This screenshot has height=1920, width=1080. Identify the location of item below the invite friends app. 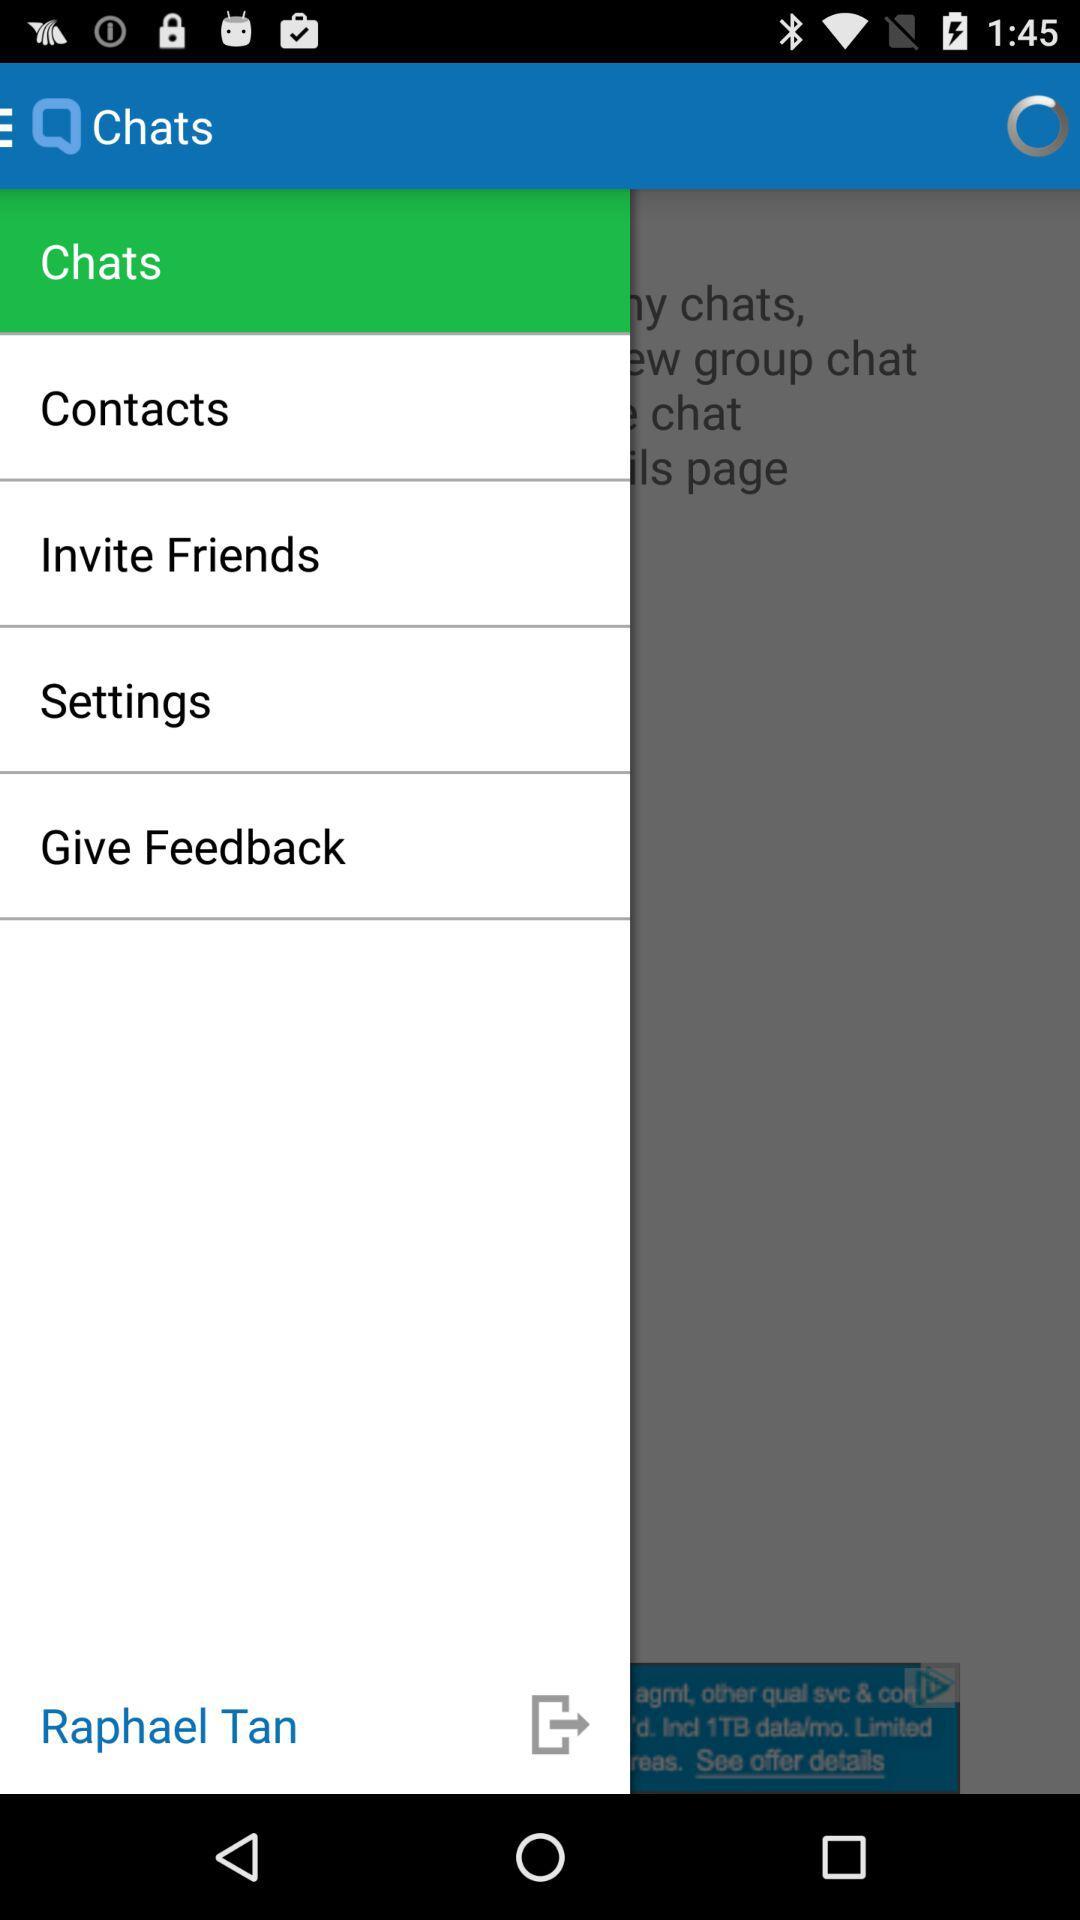
(125, 699).